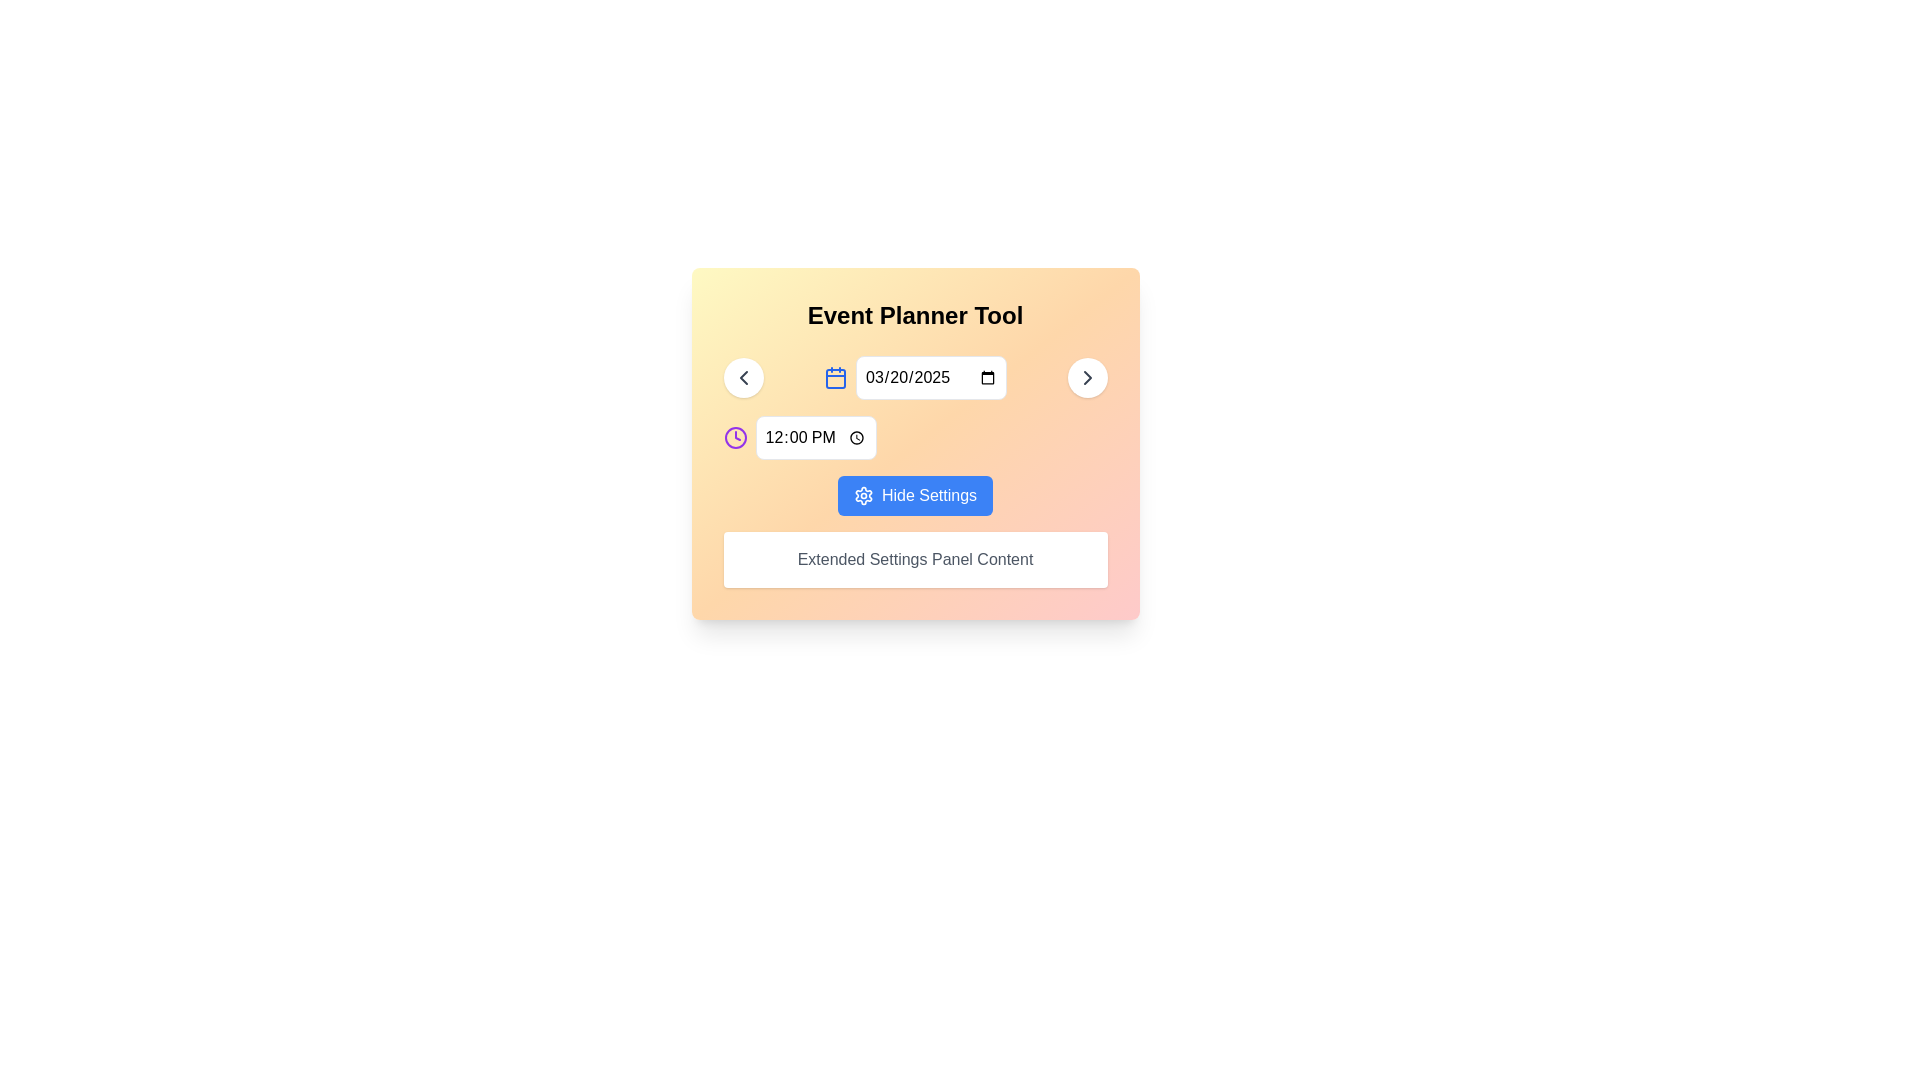  I want to click on the purple clock icon located in the 'Event Planner Tool' interface, positioned to the left of the '12:00 PM' time input field, so click(734, 437).